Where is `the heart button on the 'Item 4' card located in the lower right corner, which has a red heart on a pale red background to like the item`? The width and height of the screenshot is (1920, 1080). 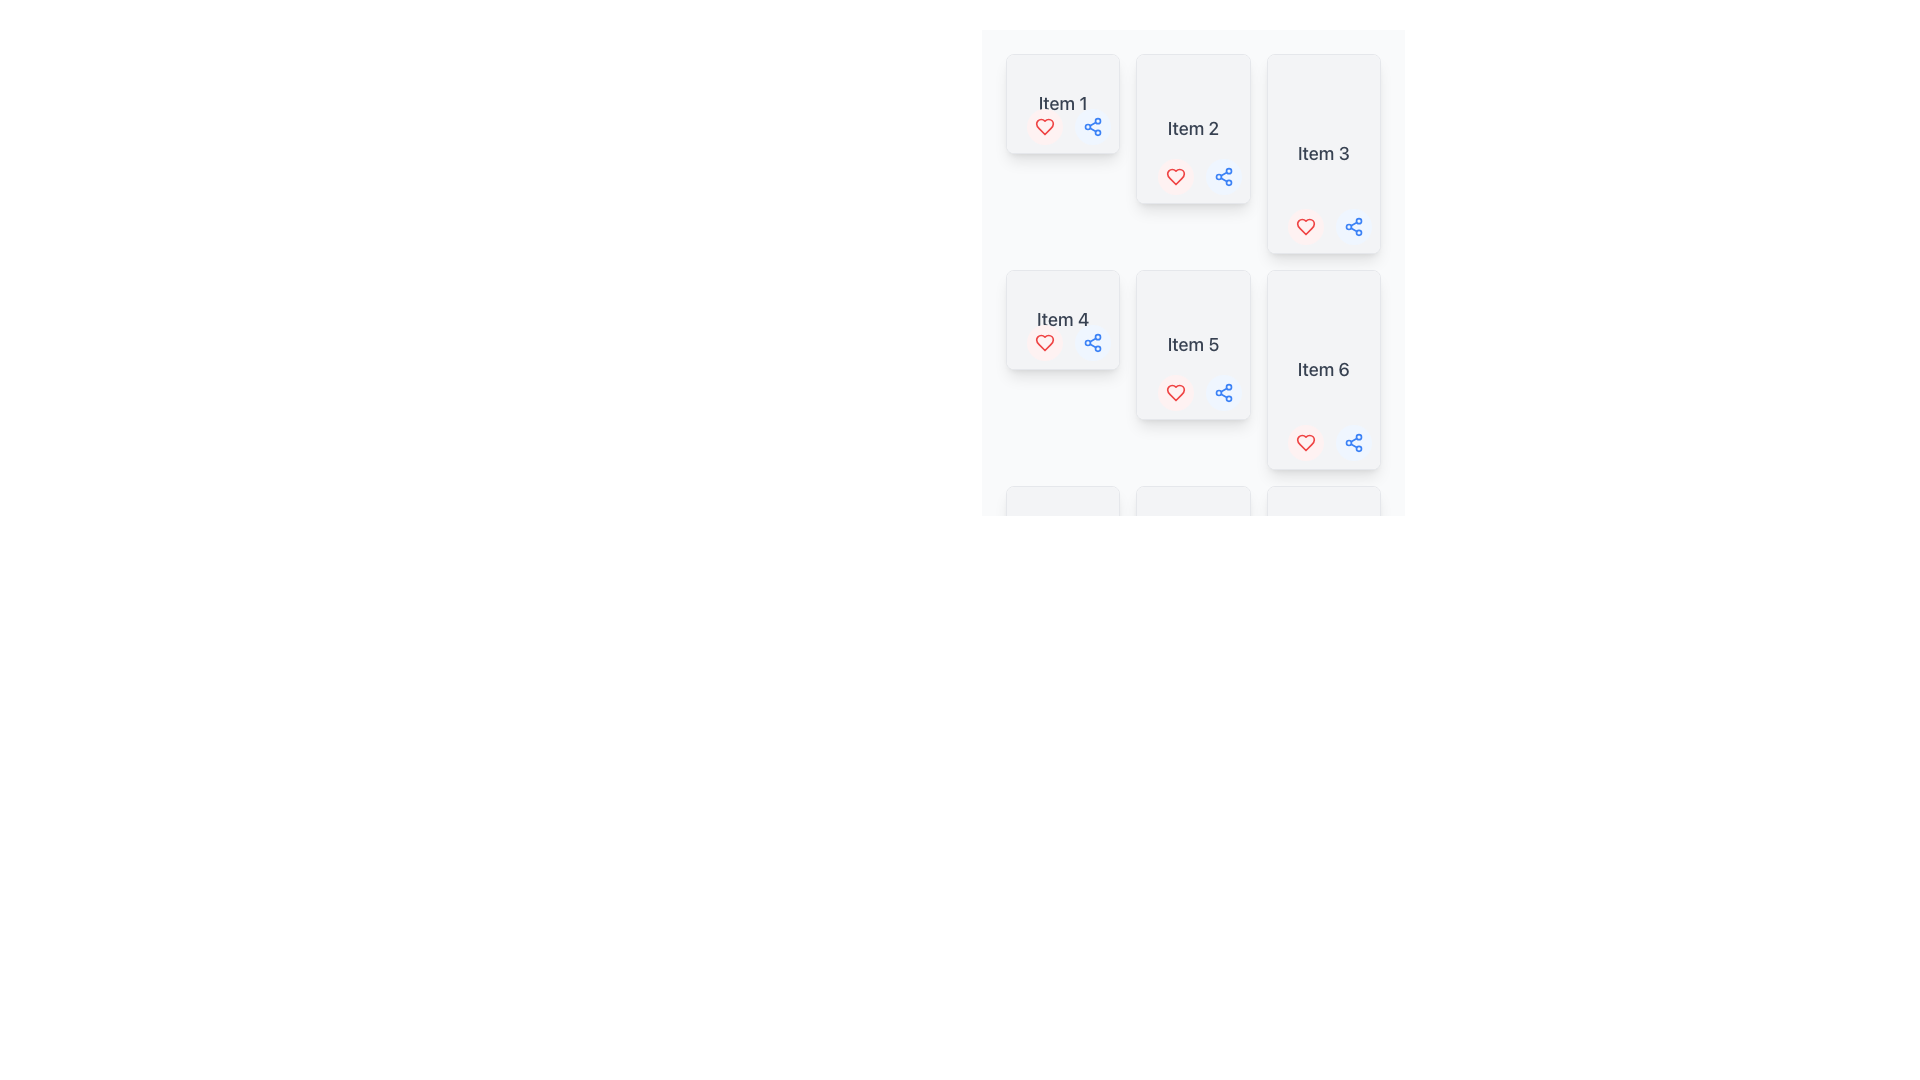
the heart button on the 'Item 4' card located in the lower right corner, which has a red heart on a pale red background to like the item is located at coordinates (1068, 342).